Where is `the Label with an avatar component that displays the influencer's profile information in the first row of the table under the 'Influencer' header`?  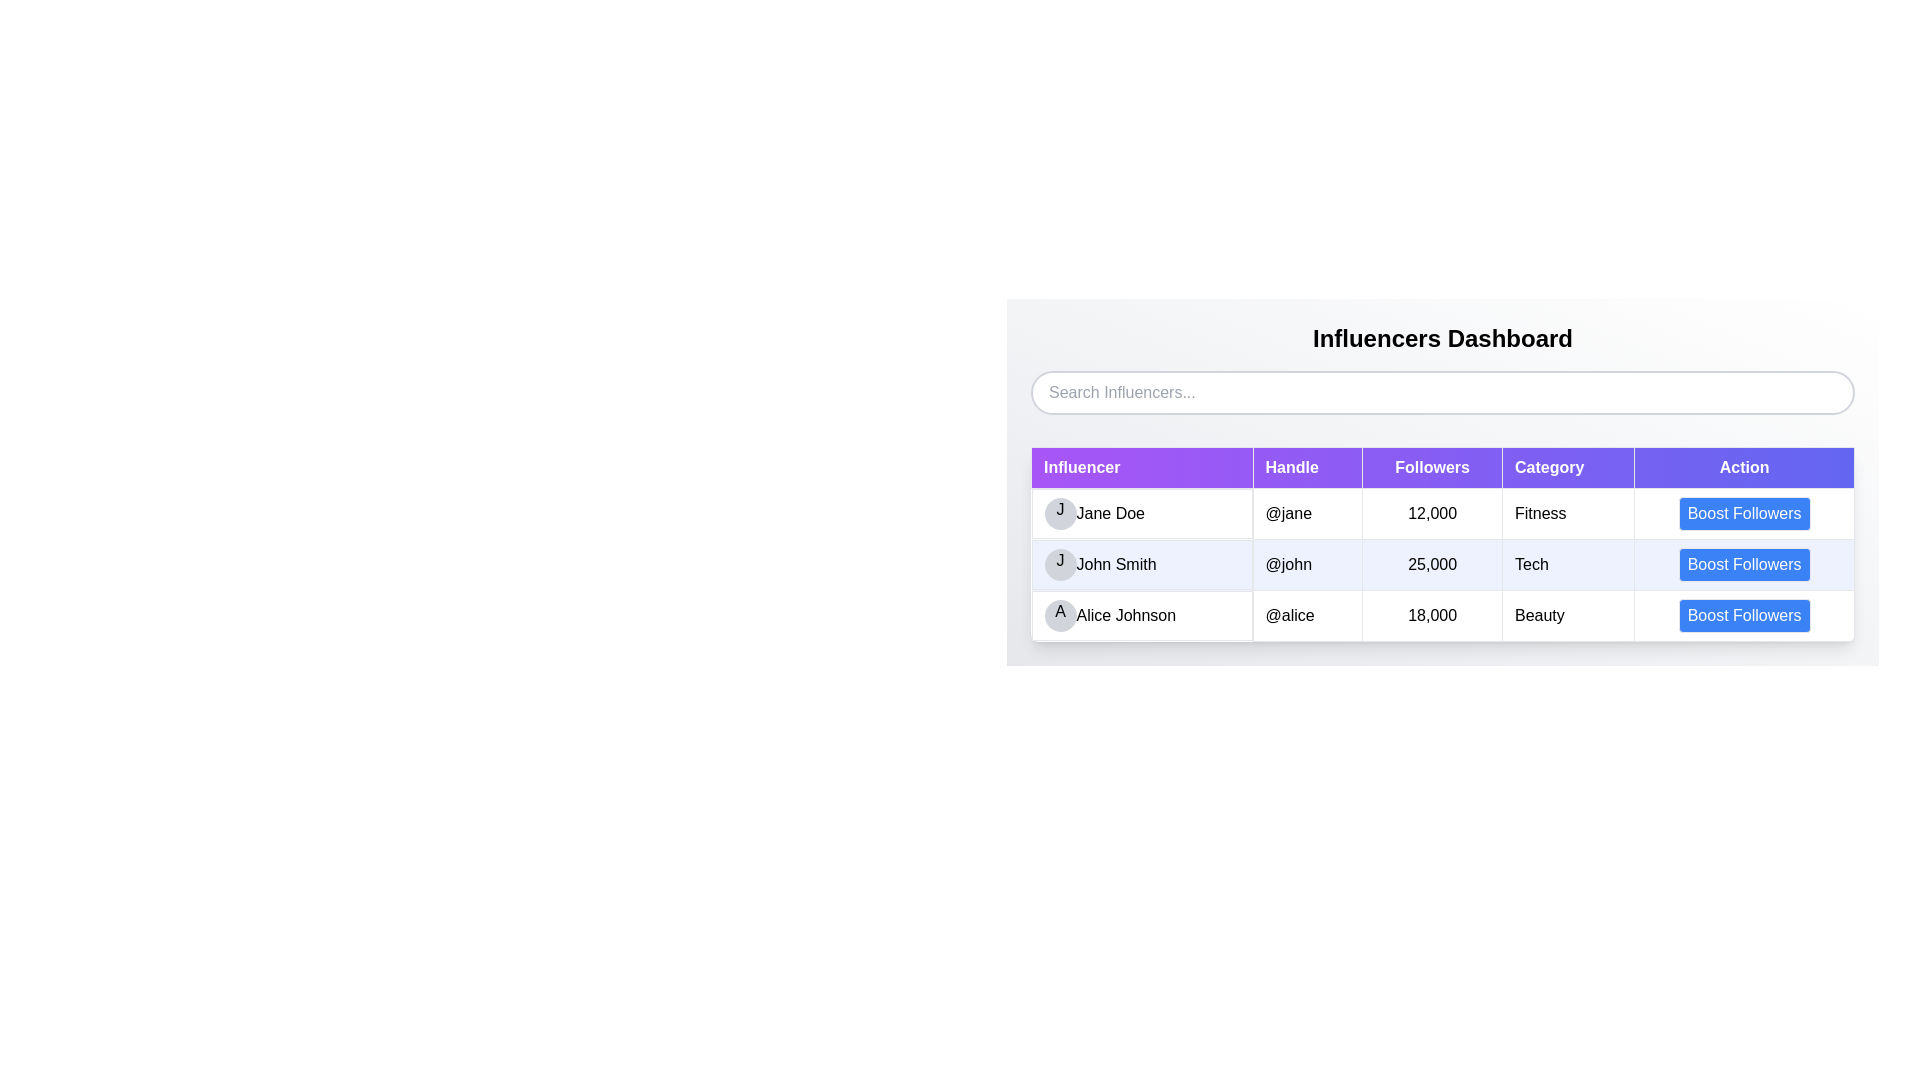 the Label with an avatar component that displays the influencer's profile information in the first row of the table under the 'Influencer' header is located at coordinates (1142, 512).